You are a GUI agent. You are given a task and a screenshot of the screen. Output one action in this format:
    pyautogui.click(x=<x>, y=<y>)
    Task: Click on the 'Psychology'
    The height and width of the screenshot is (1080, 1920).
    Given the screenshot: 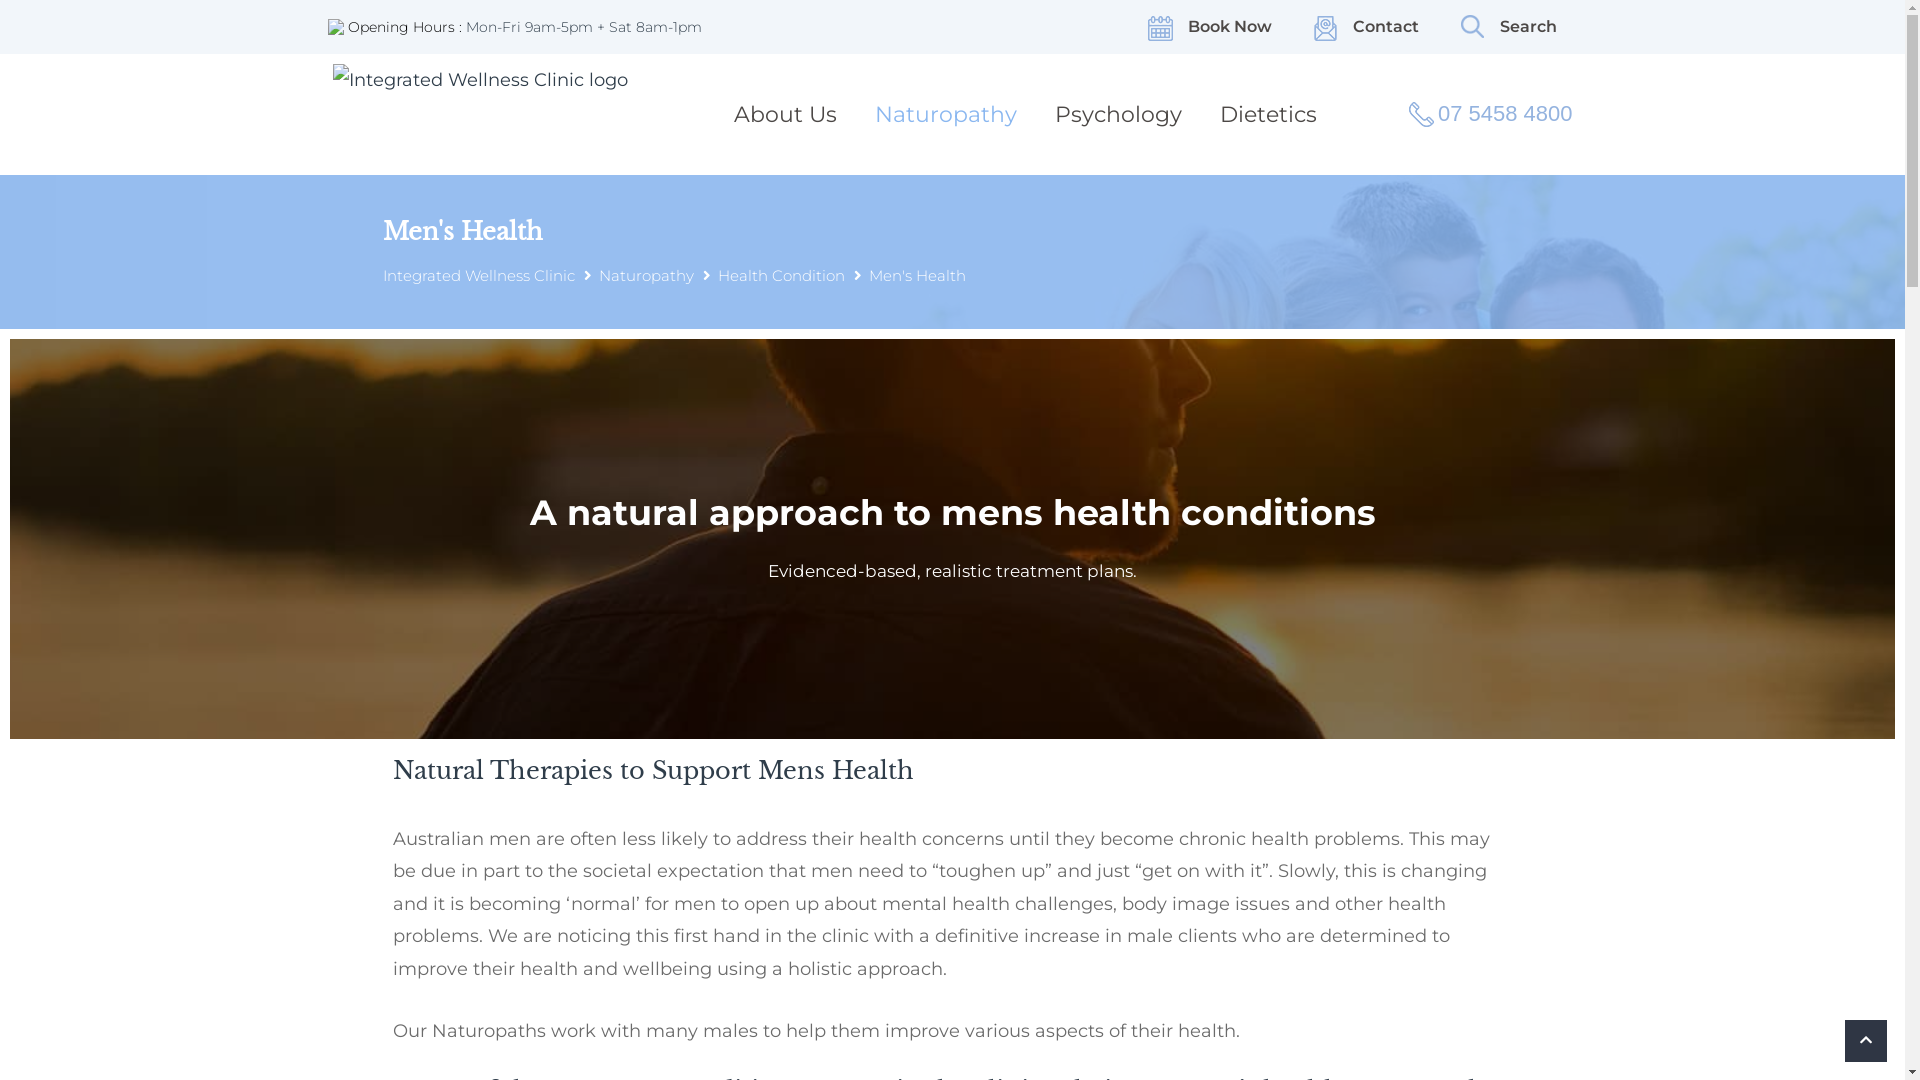 What is the action you would take?
    pyautogui.click(x=1044, y=114)
    